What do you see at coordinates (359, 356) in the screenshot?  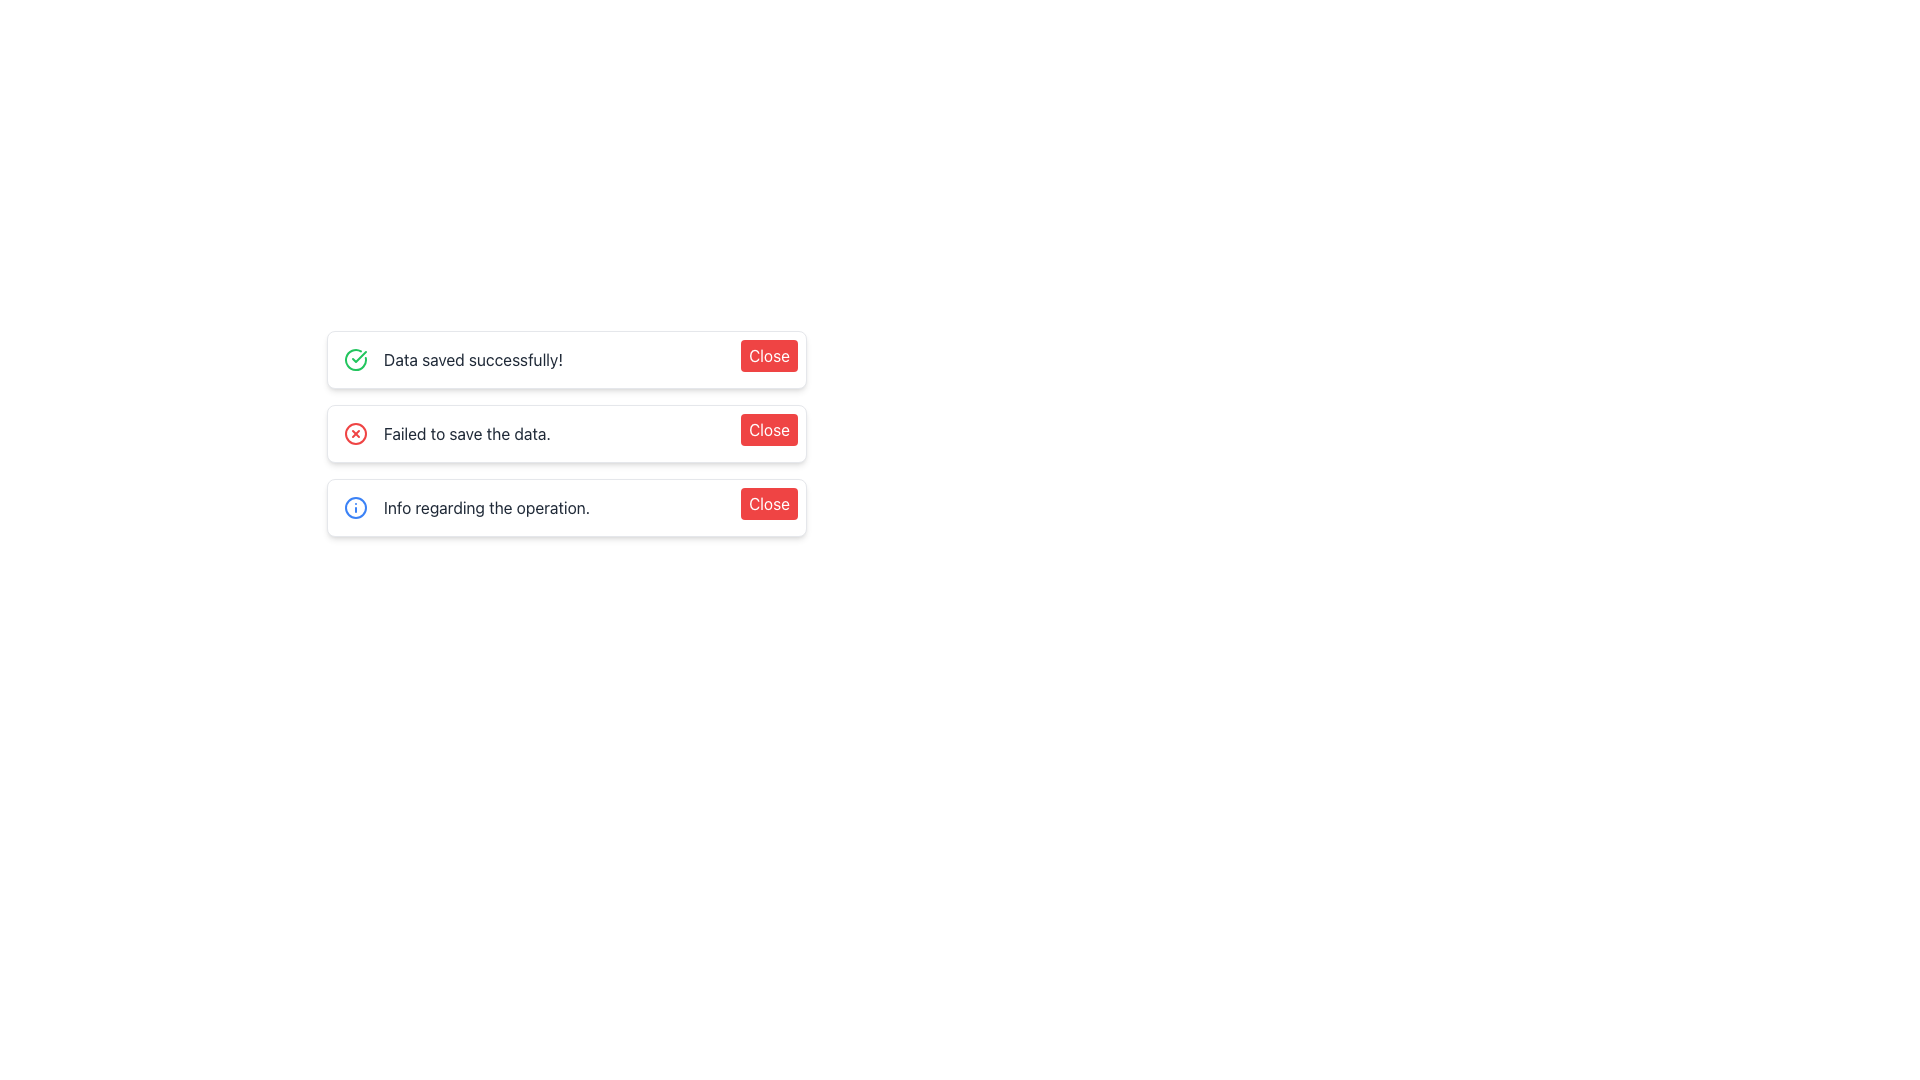 I see `the checkmark icon within a circular border, which indicates a confirmation or success state` at bounding box center [359, 356].